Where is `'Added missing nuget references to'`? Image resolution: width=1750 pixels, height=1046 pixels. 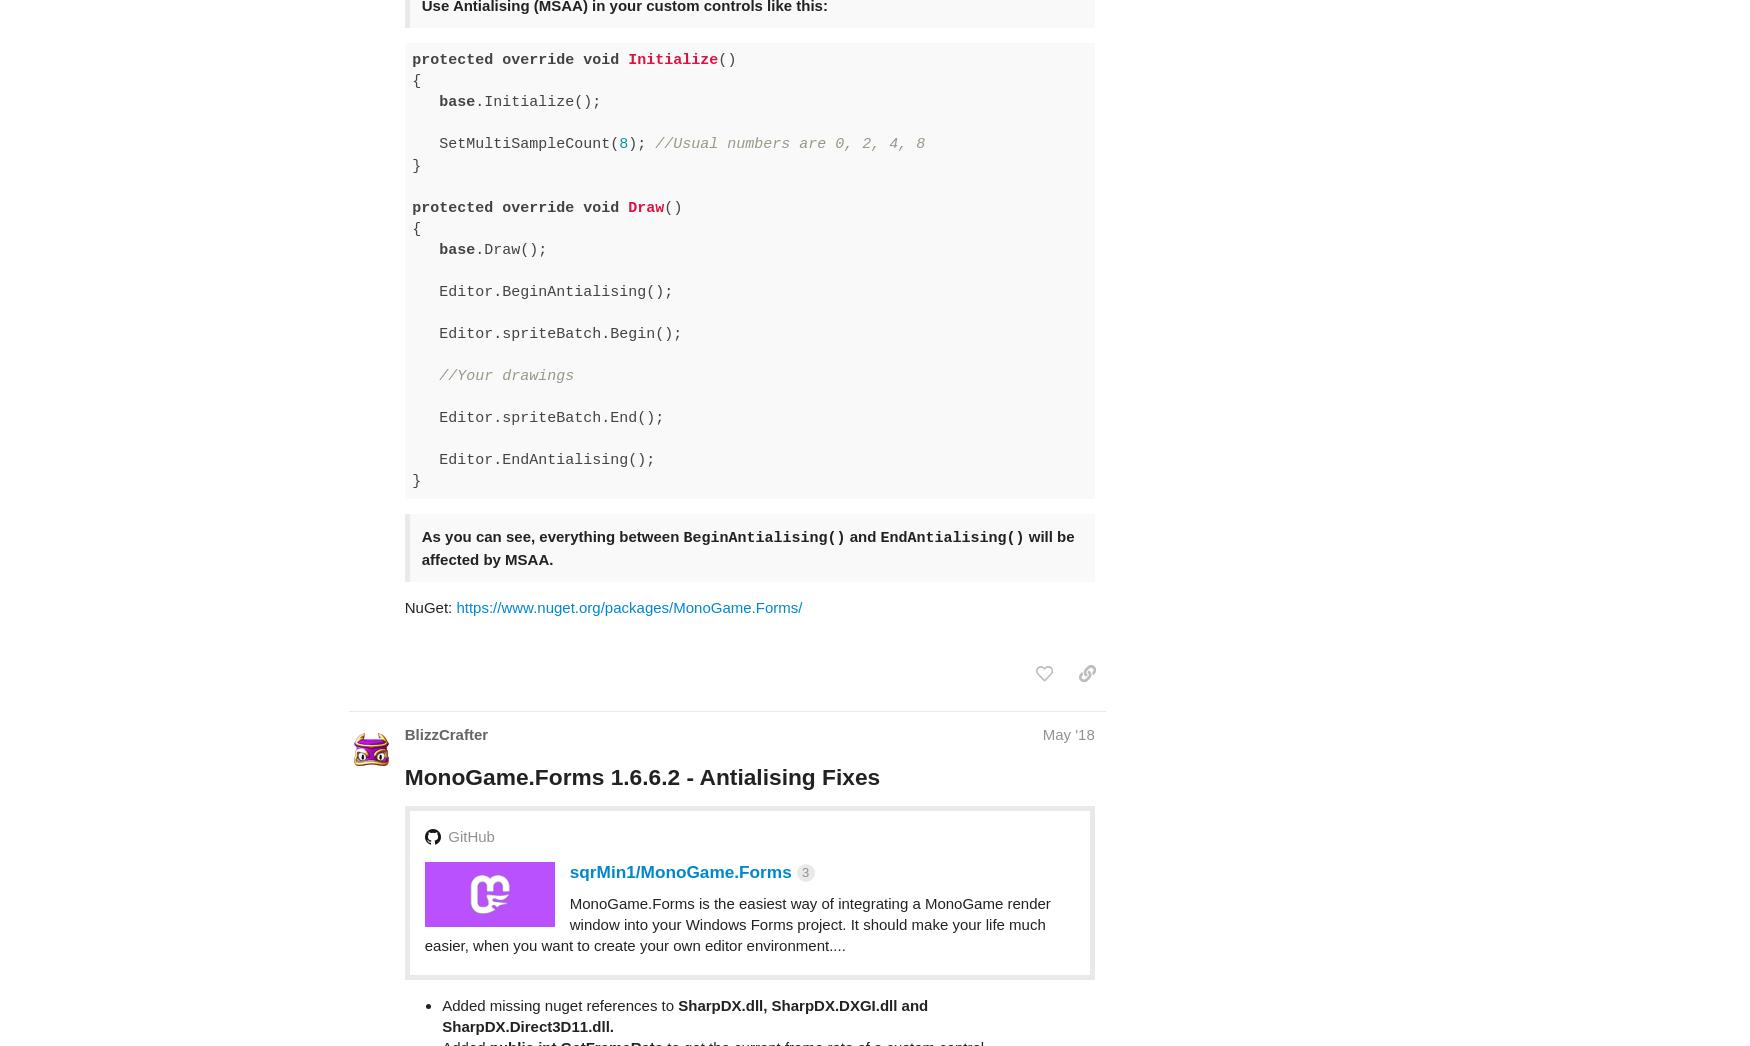 'Added missing nuget references to' is located at coordinates (442, 927).